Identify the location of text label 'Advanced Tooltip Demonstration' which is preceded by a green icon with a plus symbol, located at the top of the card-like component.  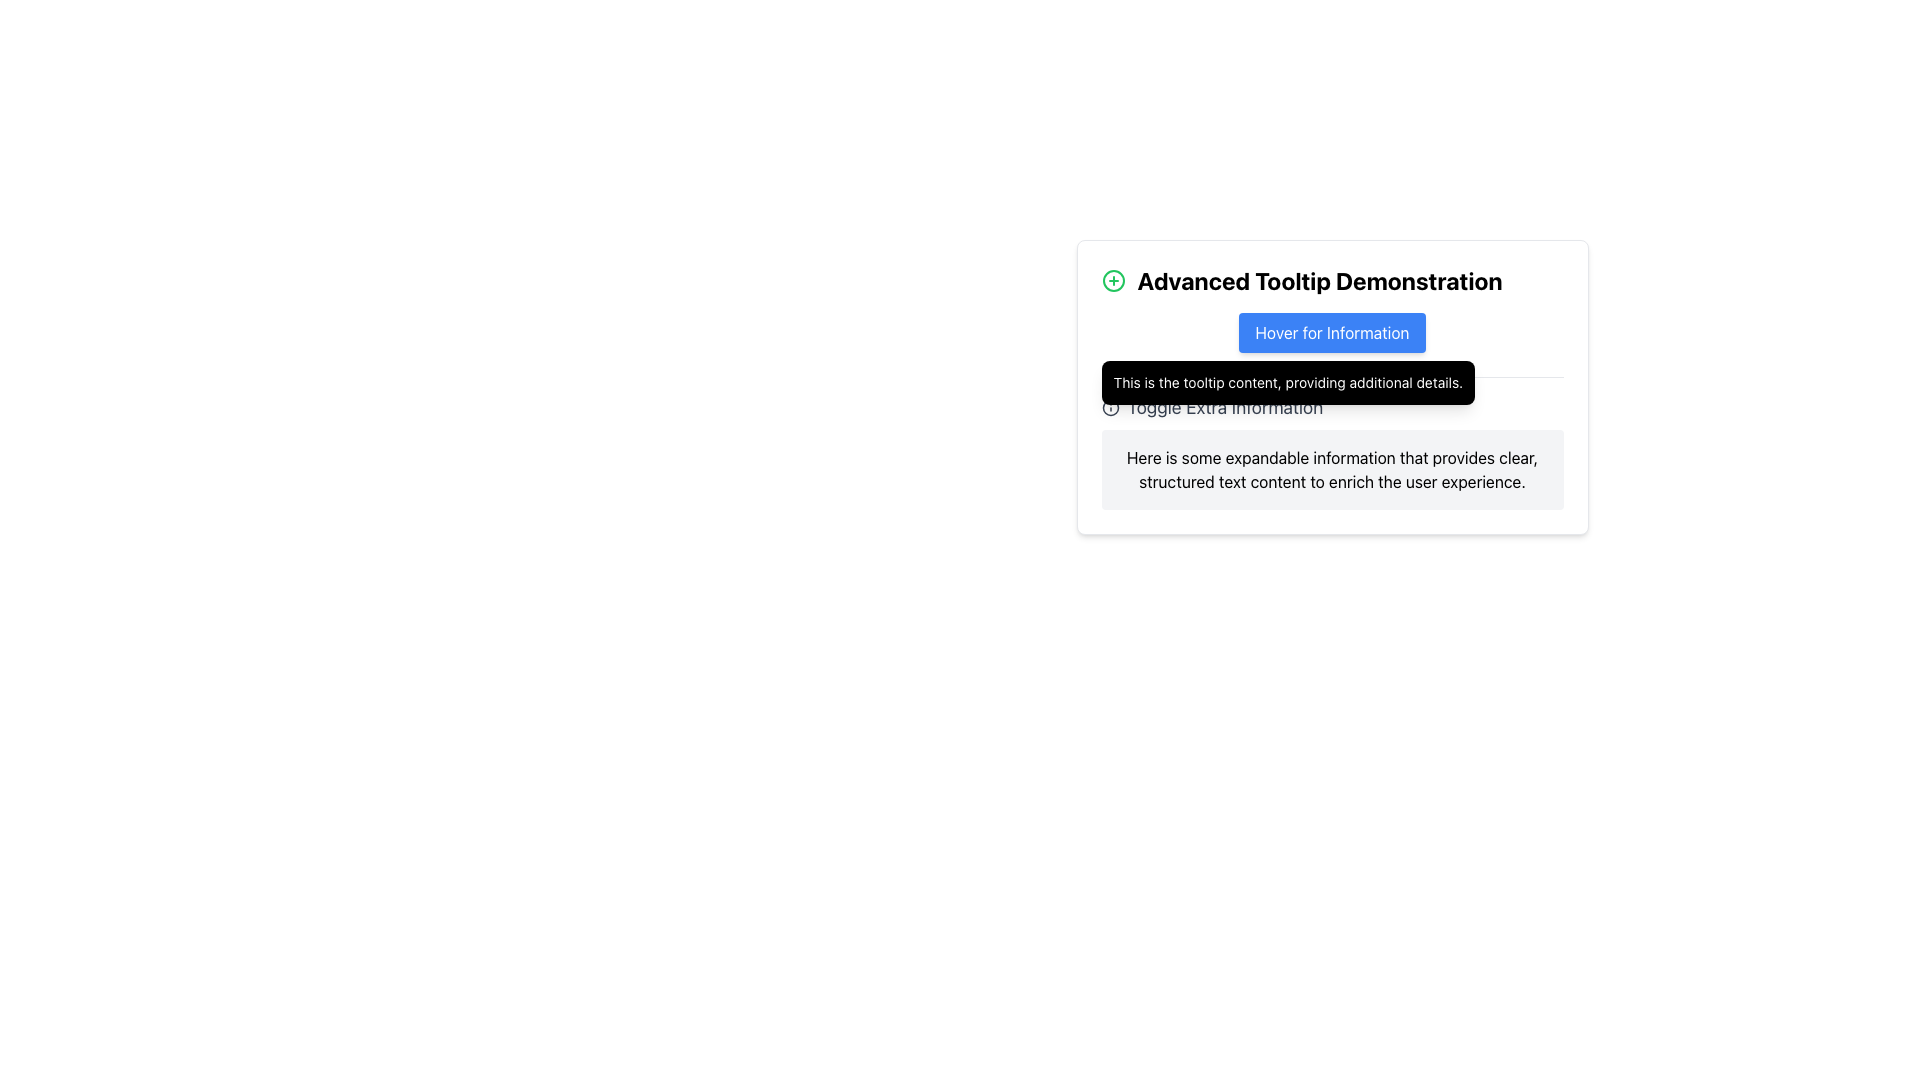
(1332, 281).